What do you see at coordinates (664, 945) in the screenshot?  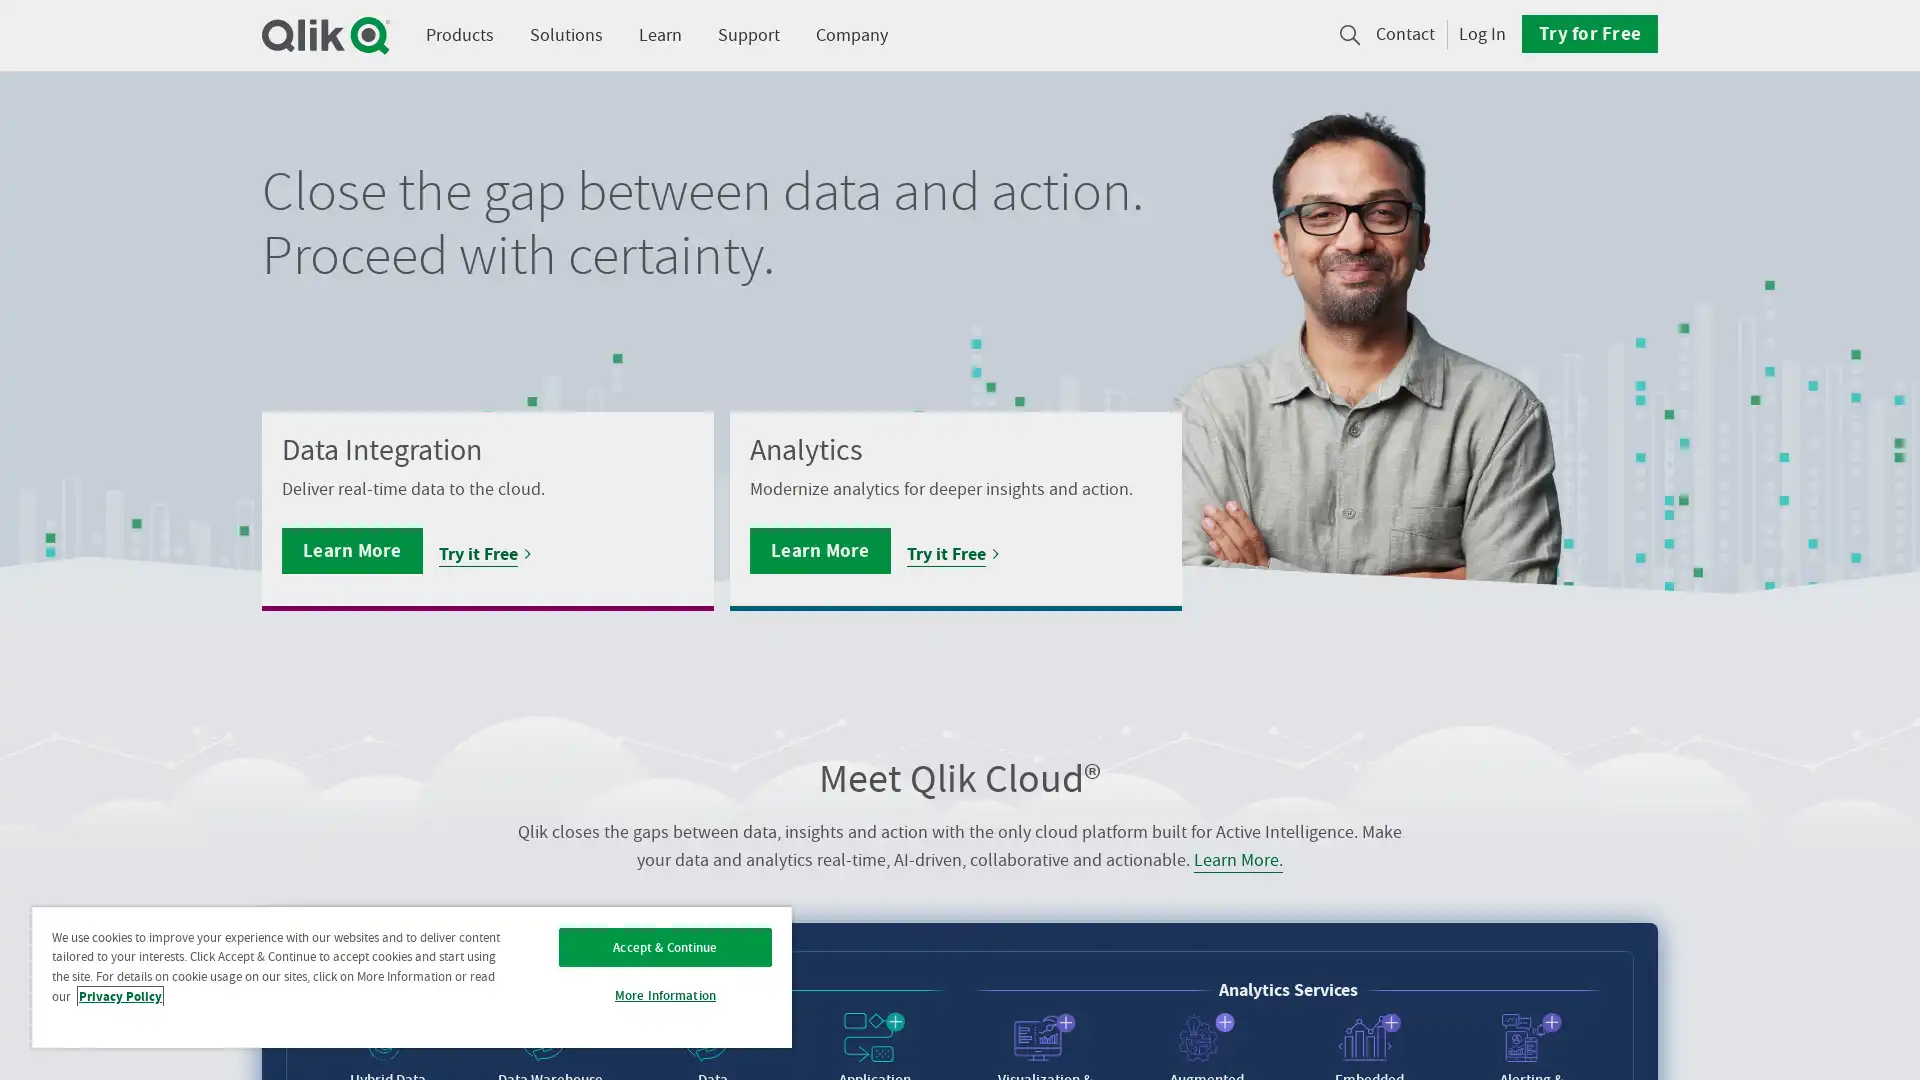 I see `Accept & Continue` at bounding box center [664, 945].